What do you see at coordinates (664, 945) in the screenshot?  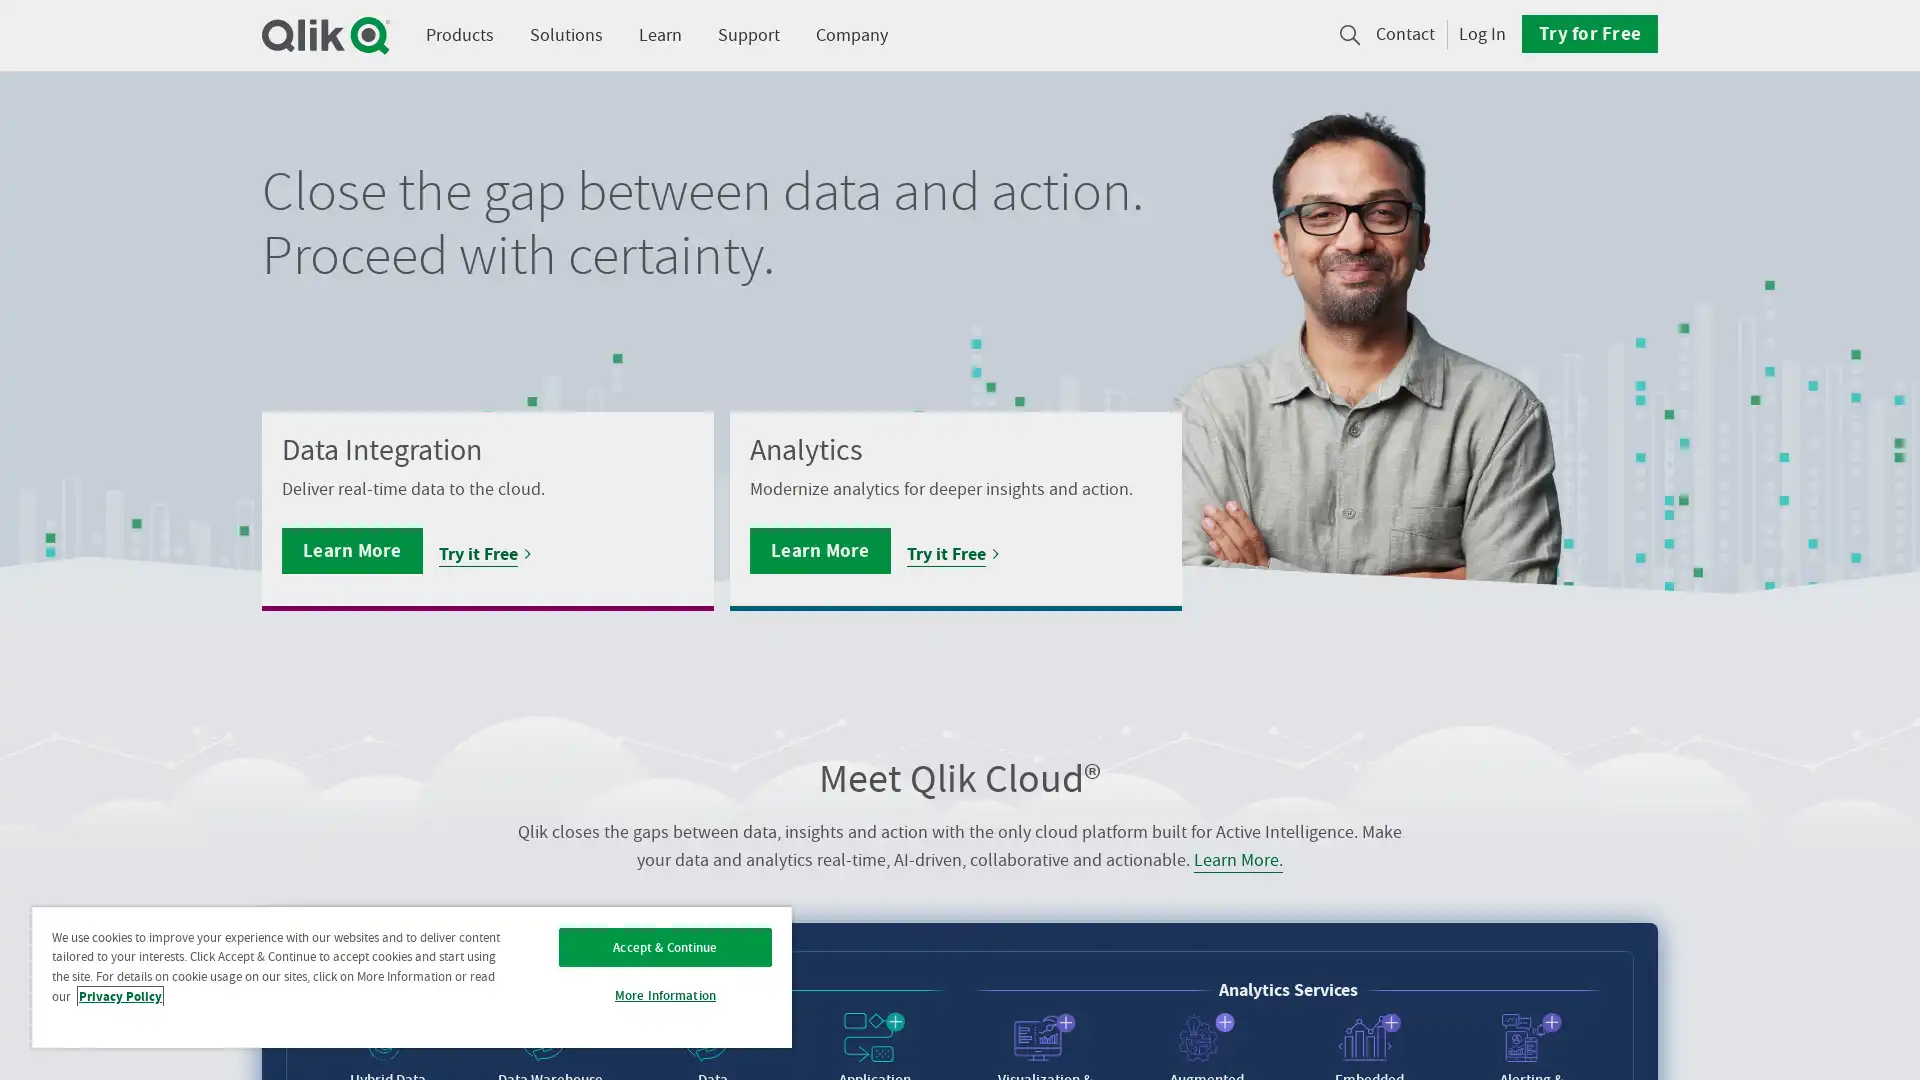 I see `Accept & Continue` at bounding box center [664, 945].